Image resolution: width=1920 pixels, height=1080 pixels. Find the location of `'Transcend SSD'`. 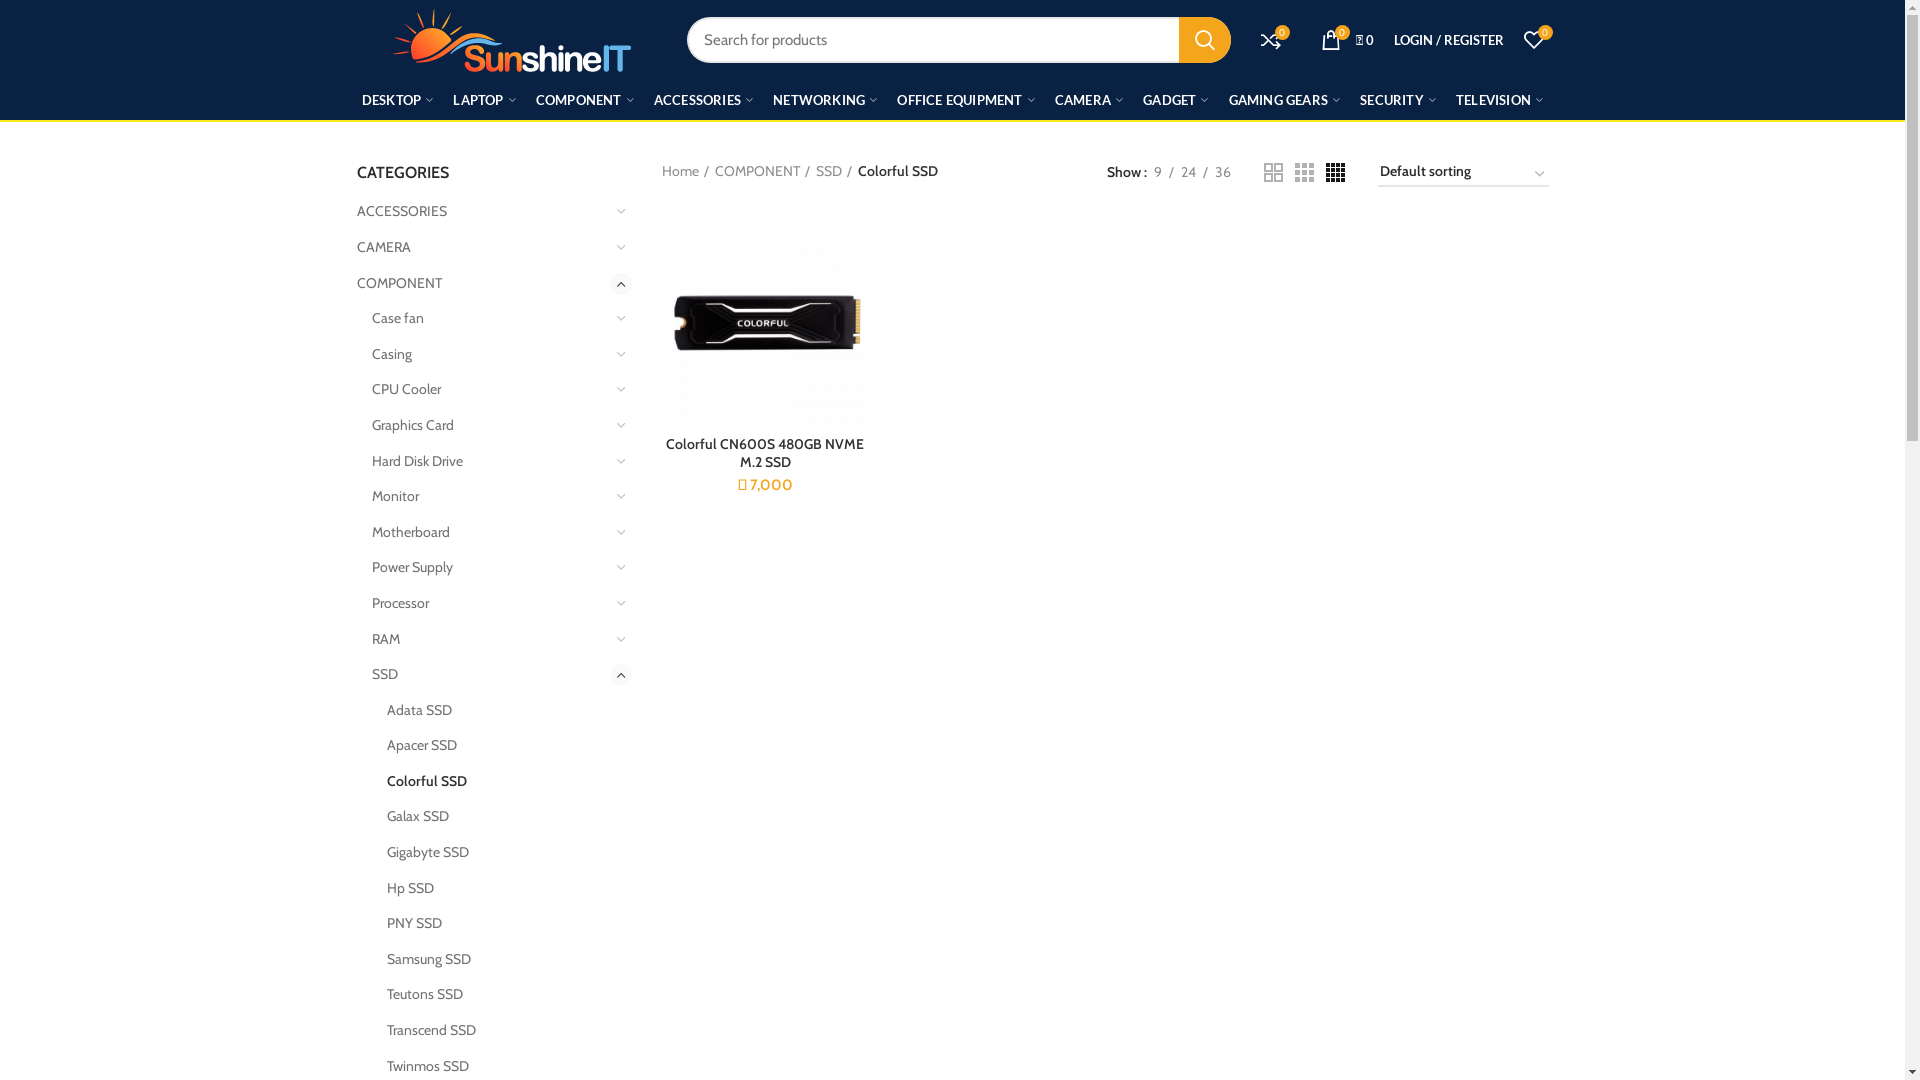

'Transcend SSD' is located at coordinates (496, 1030).